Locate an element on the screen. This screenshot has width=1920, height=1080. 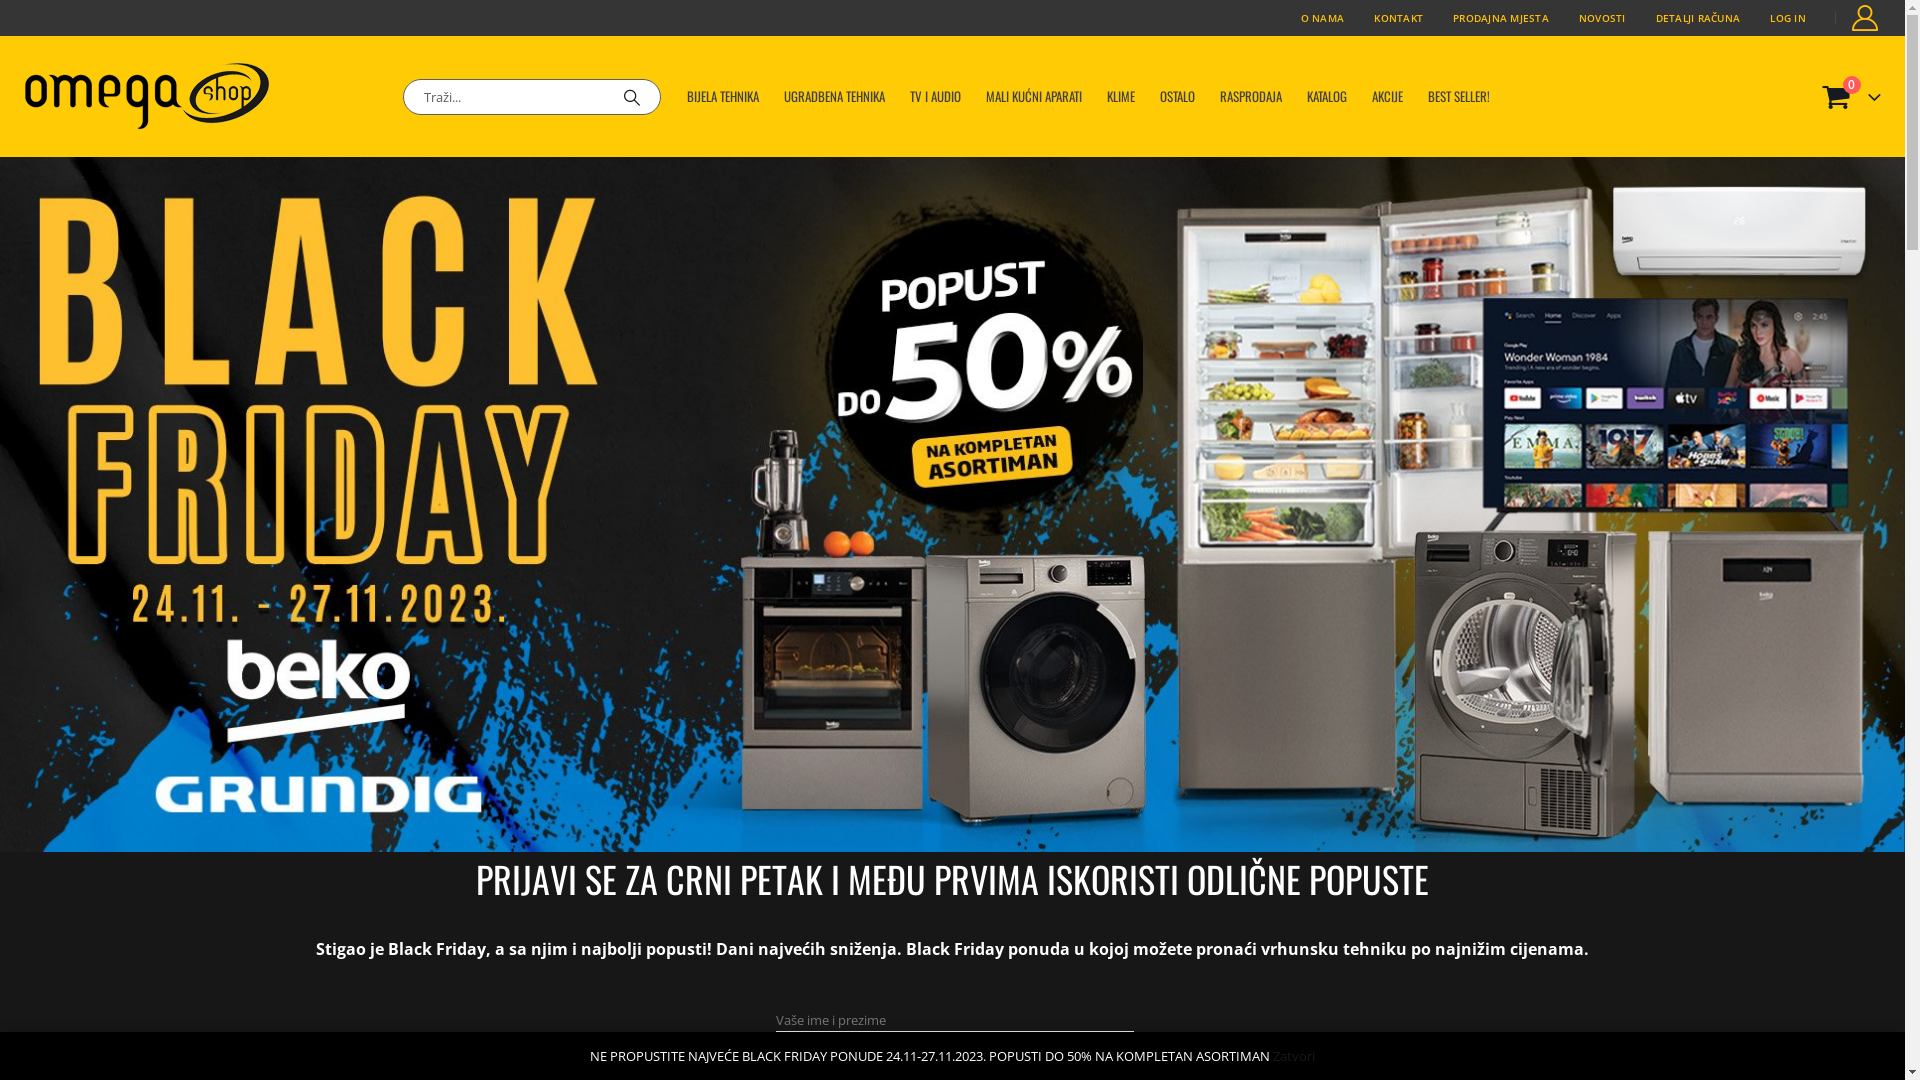
'AKCIJE' is located at coordinates (1359, 96).